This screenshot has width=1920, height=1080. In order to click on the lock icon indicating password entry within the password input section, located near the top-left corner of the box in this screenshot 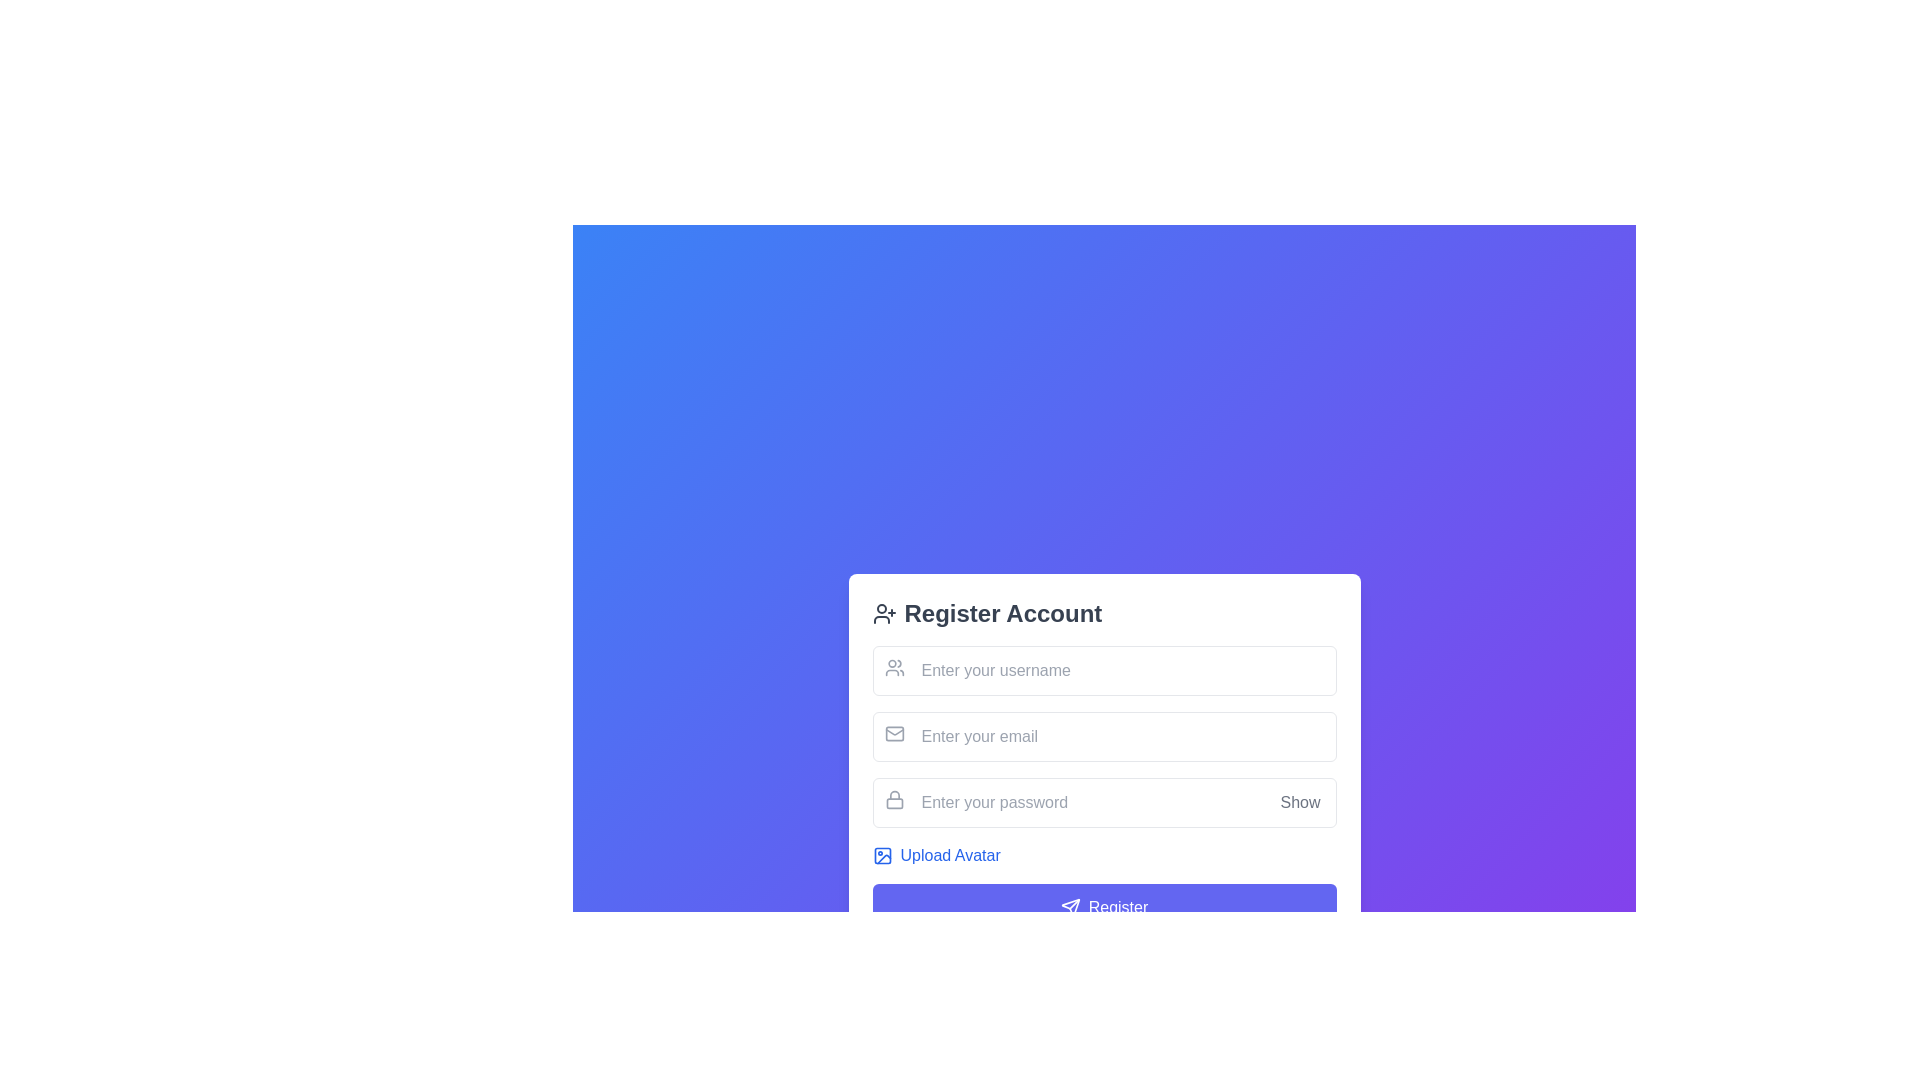, I will do `click(893, 798)`.